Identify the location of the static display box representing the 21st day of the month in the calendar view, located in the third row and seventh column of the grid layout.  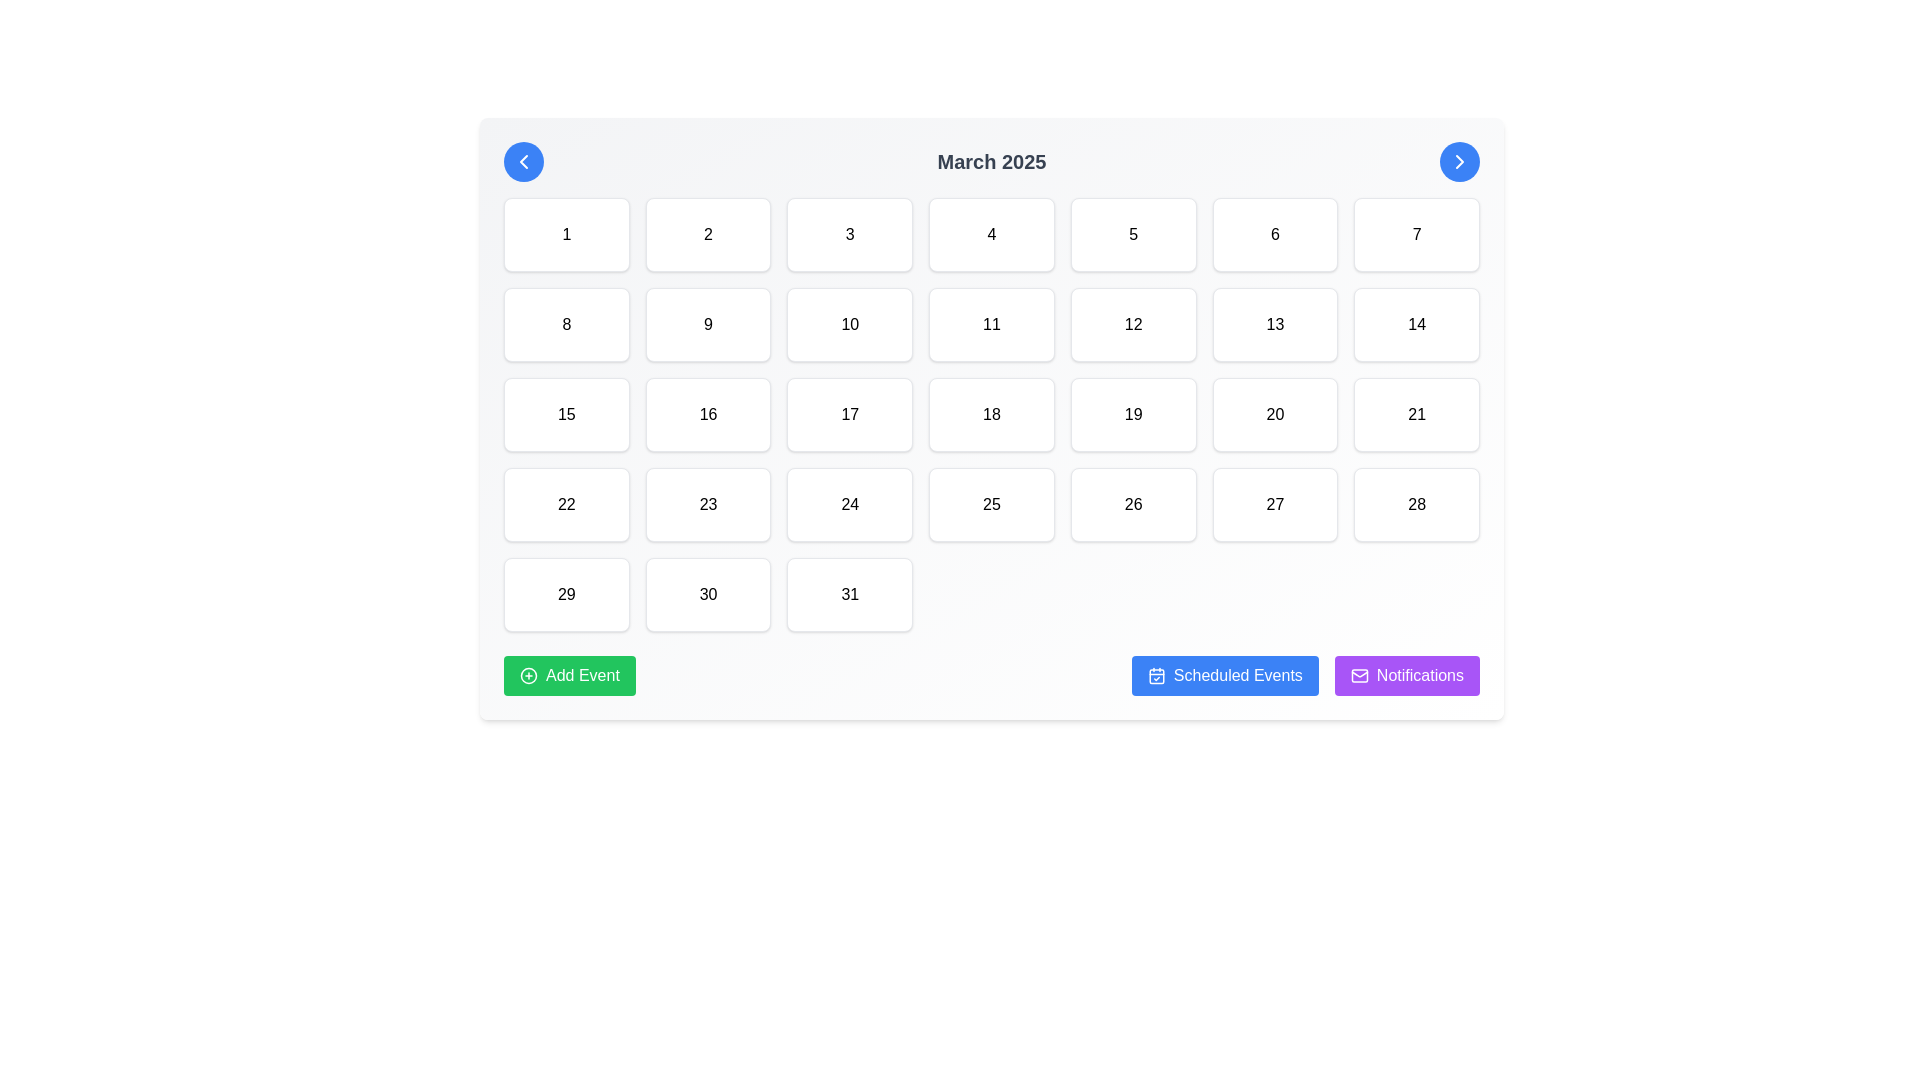
(1416, 414).